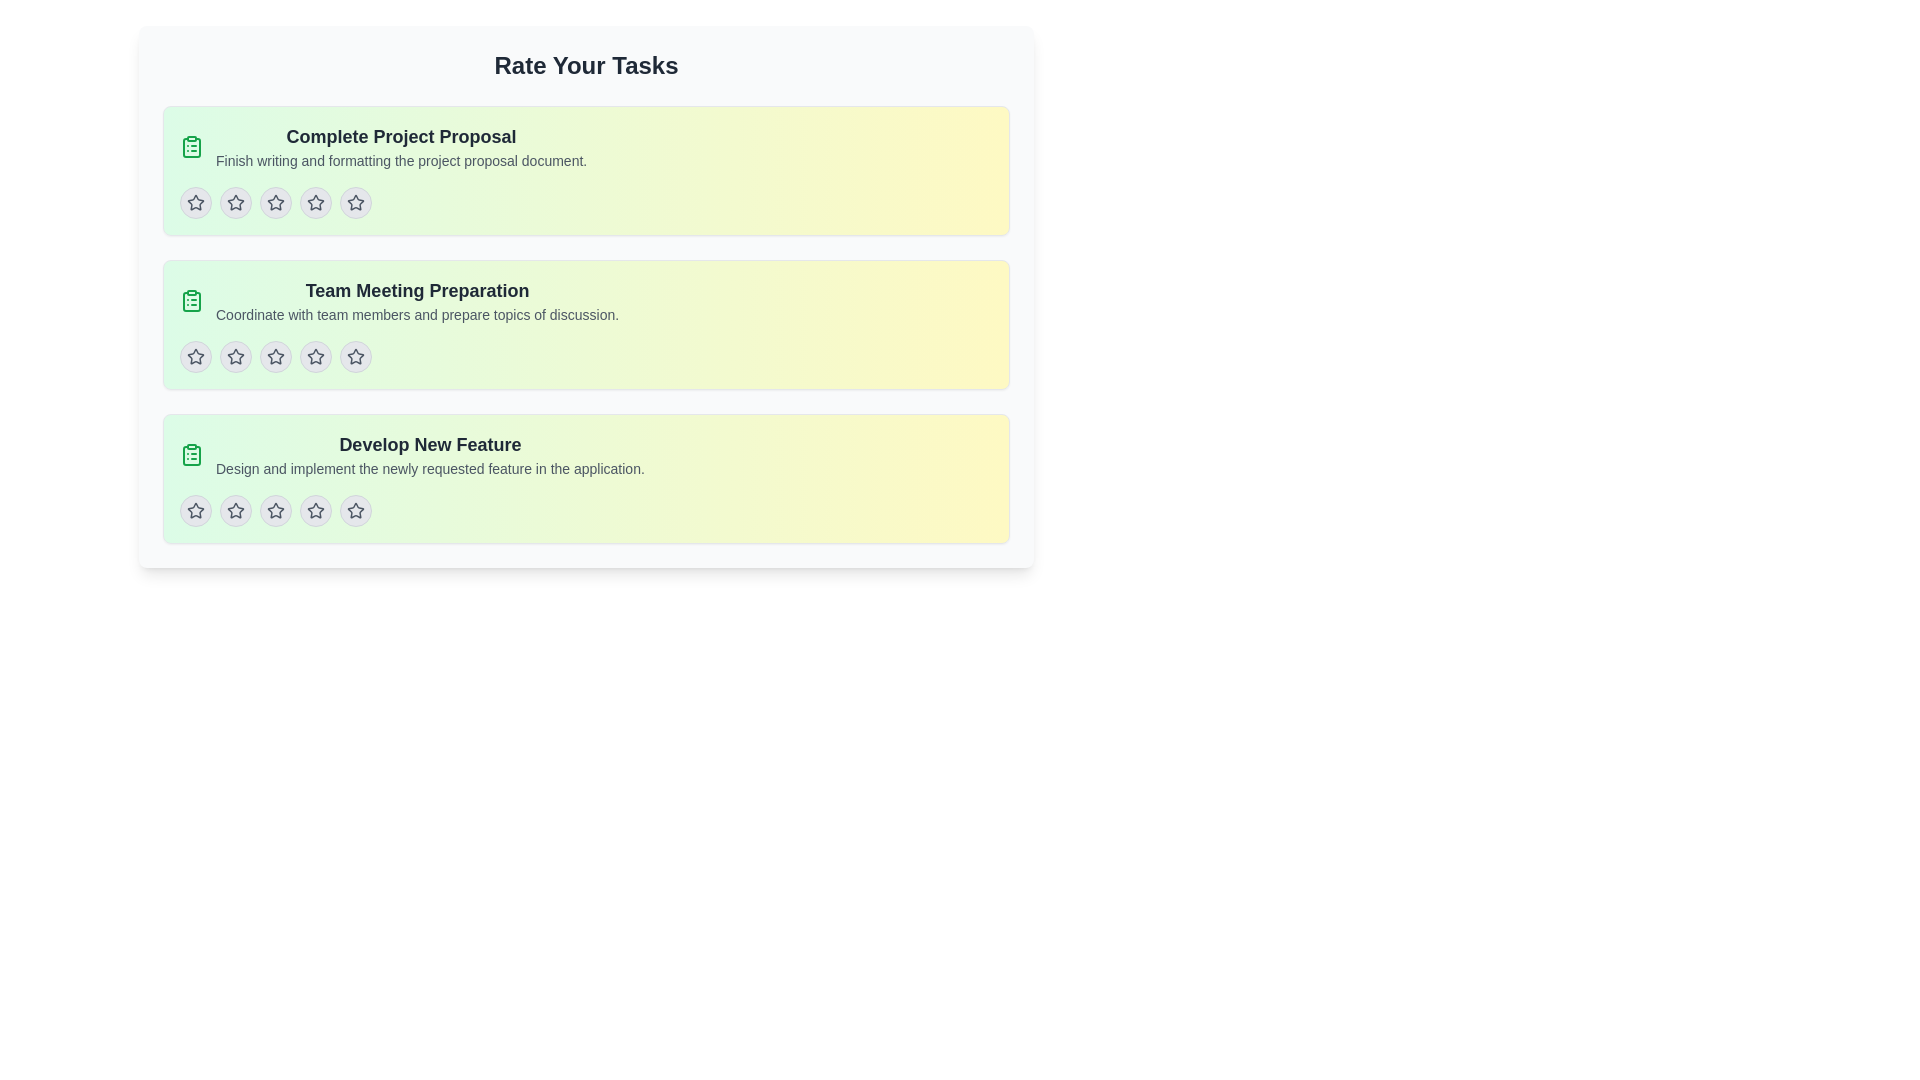 This screenshot has height=1080, width=1920. I want to click on the text label that reads 'Coordinate with team members and prepare topics of discussion.', which is styled in gray and located beneath the title 'Team Meeting Preparation', so click(416, 315).